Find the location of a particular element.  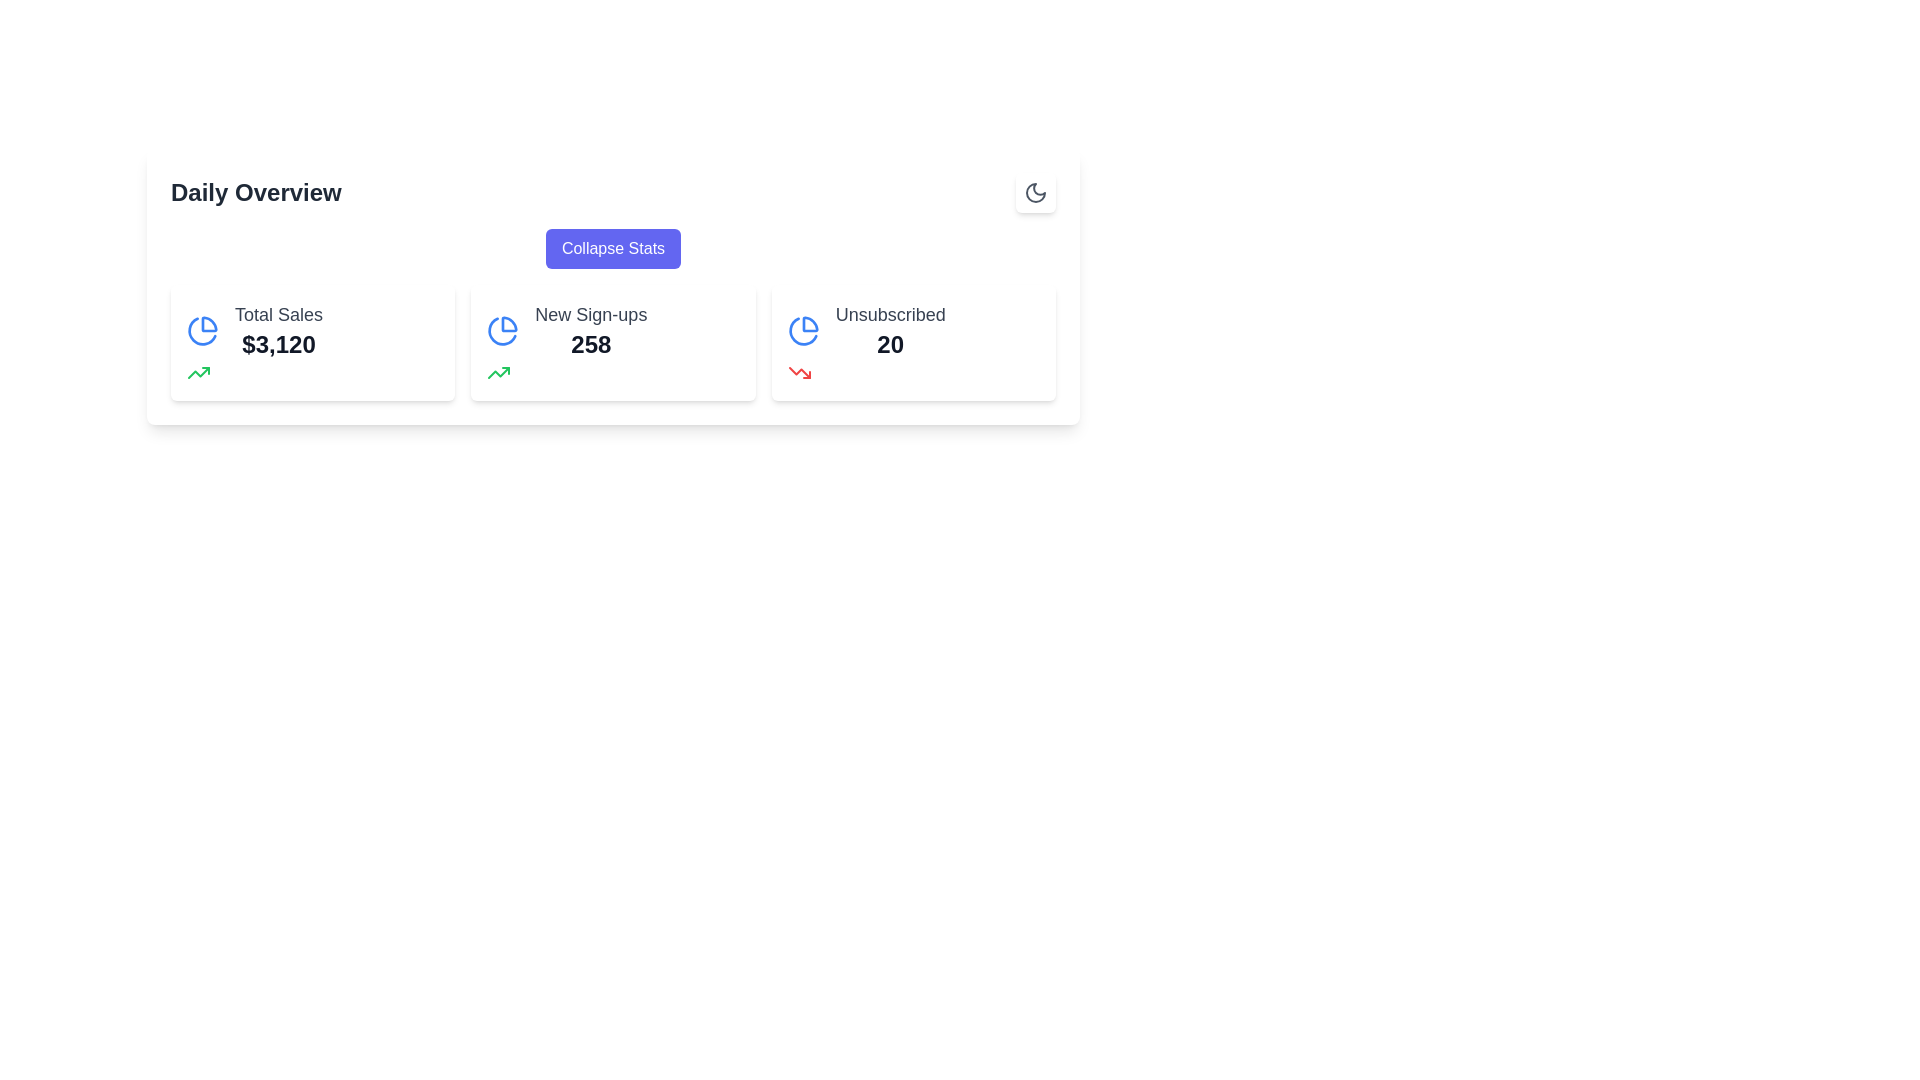

the moon-shaped button located at the upper-right corner of the 'Daily Overview' section is located at coordinates (1036, 192).